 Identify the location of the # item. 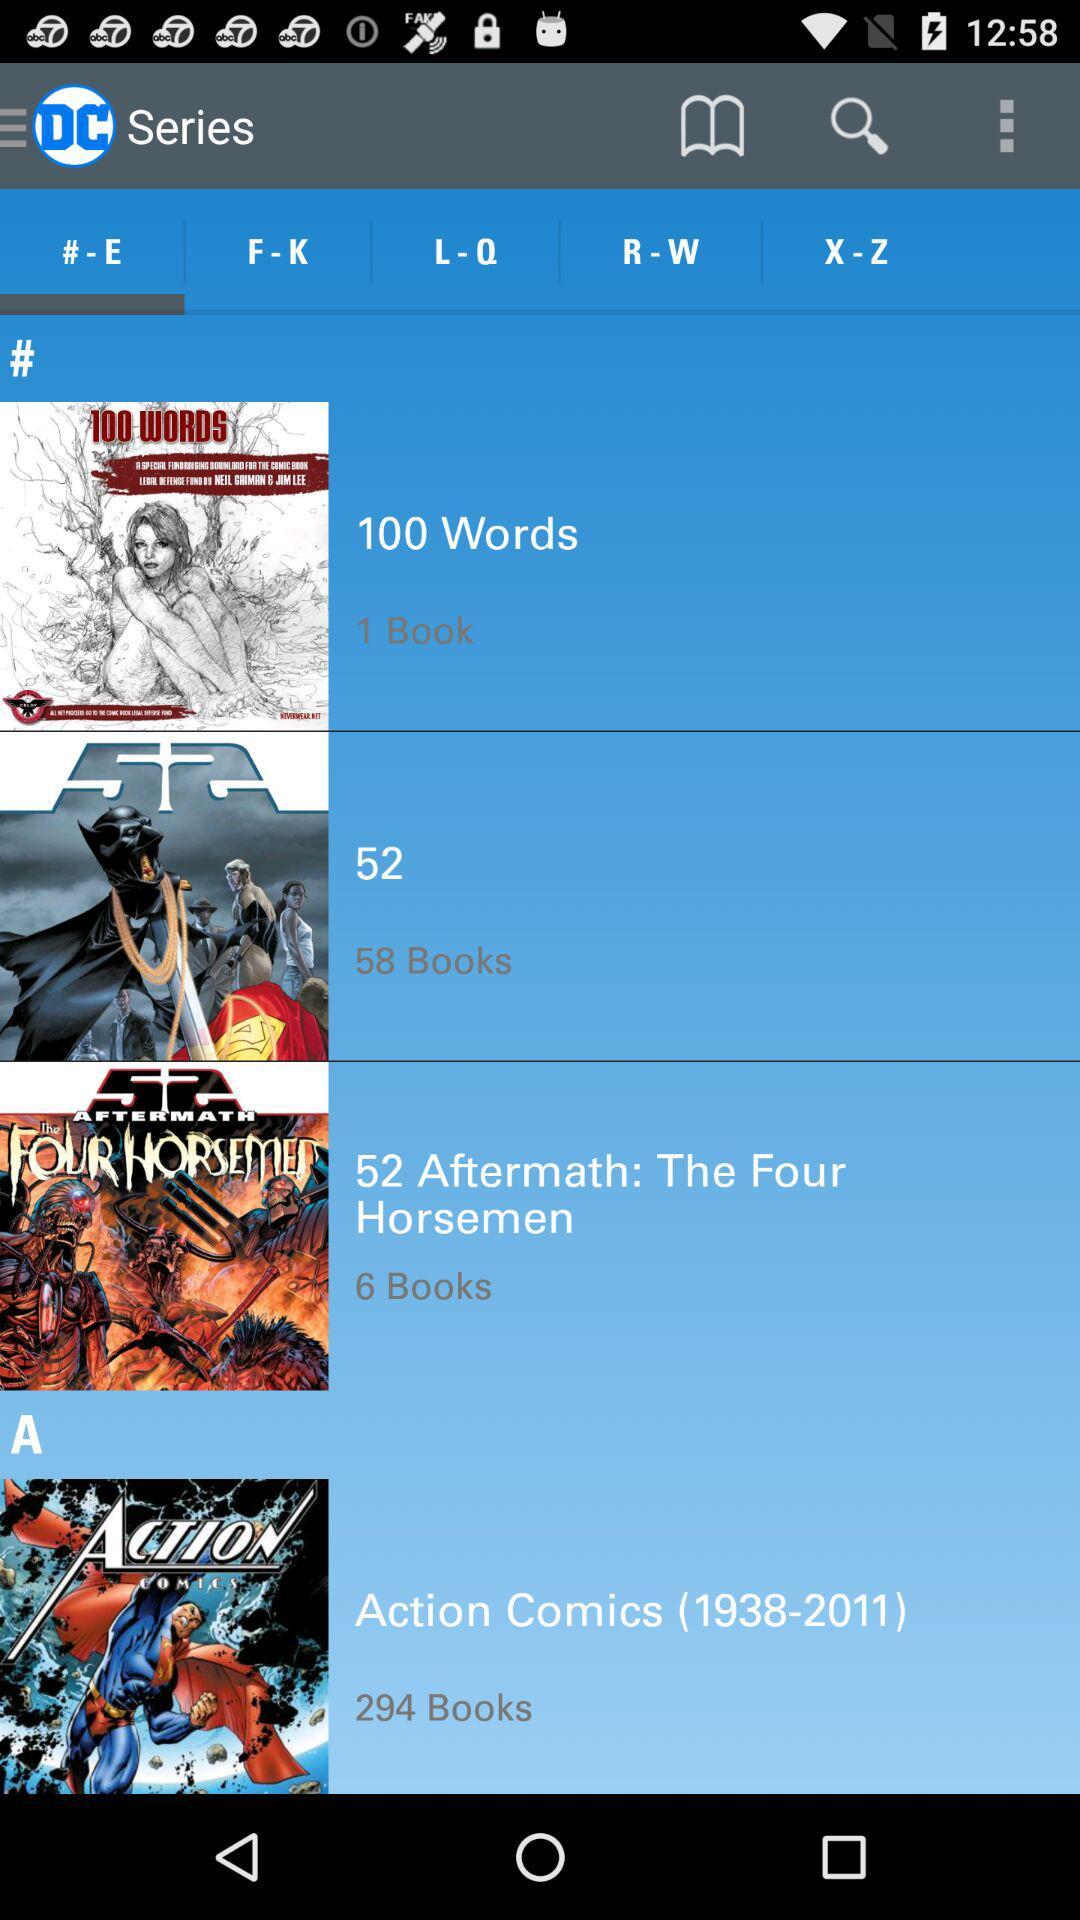
(540, 357).